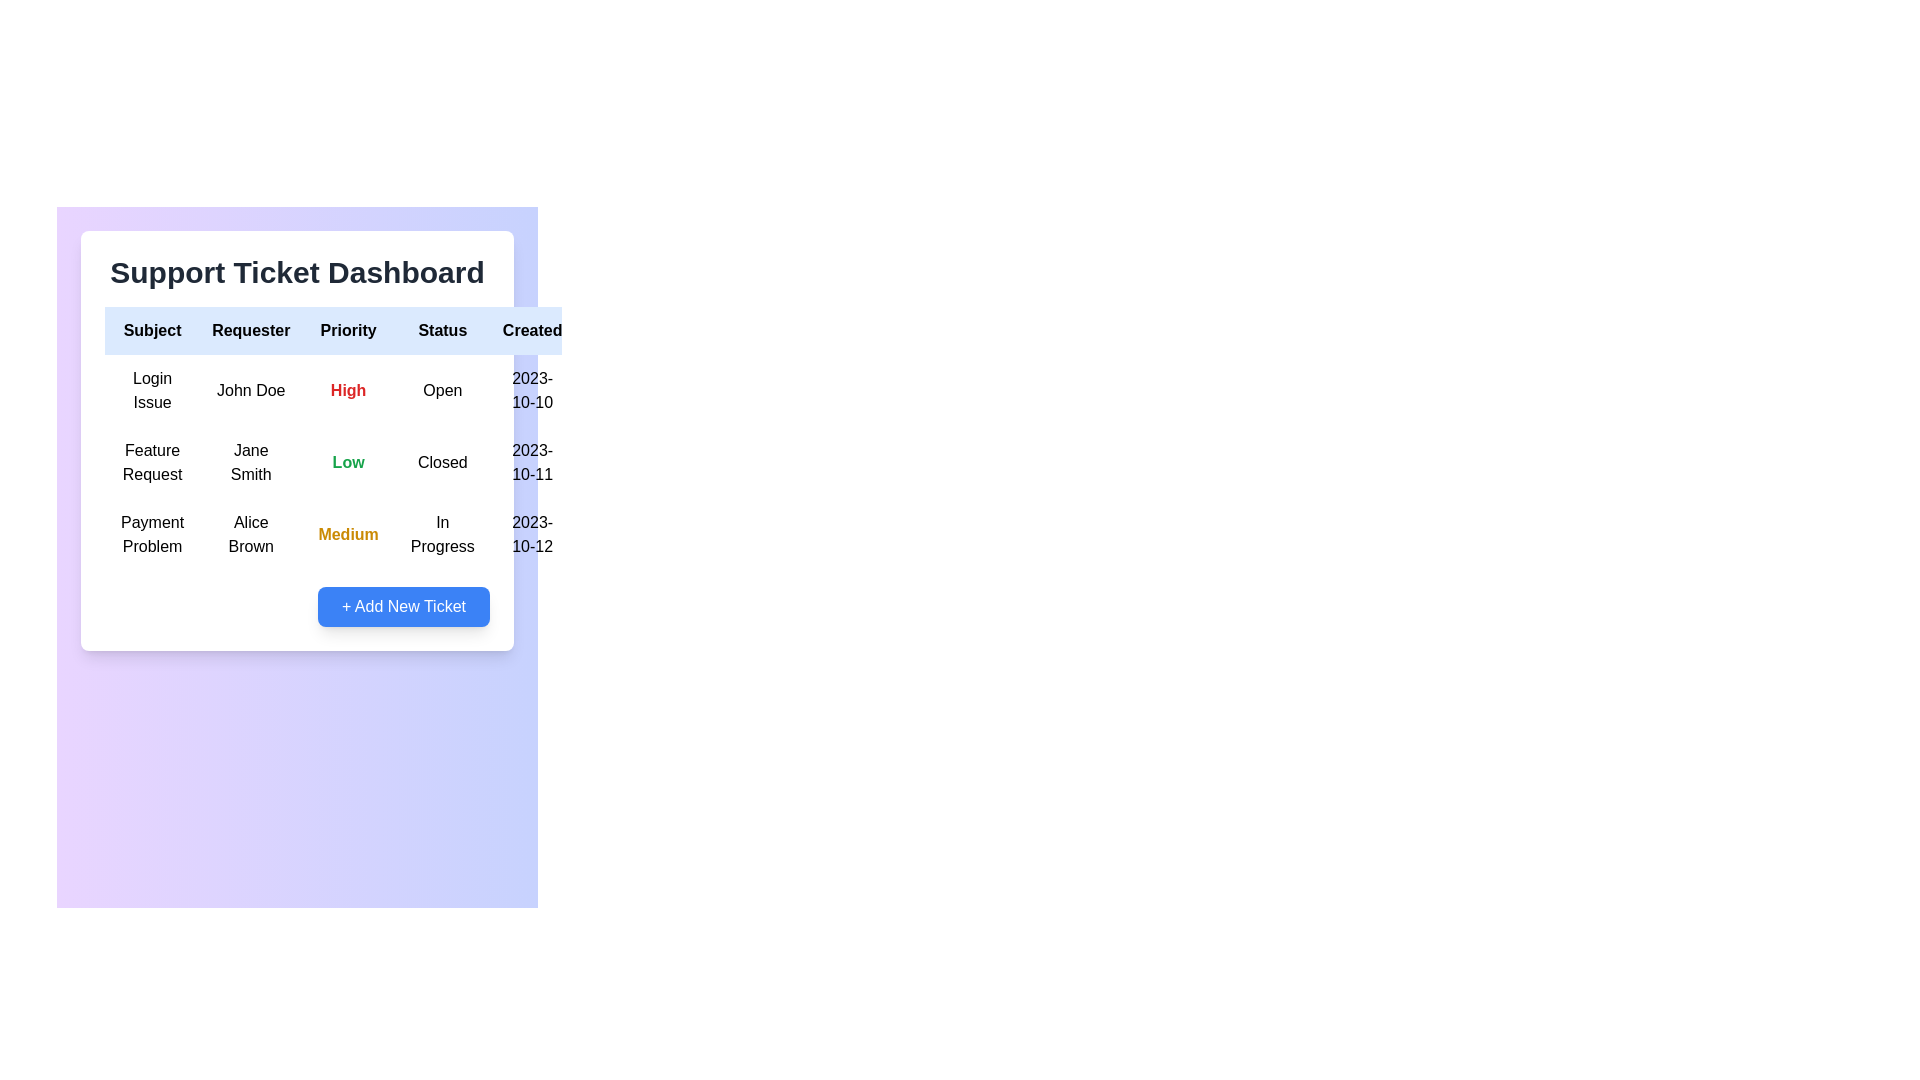 Image resolution: width=1920 pixels, height=1080 pixels. I want to click on the 'Priority' text header in the Support Ticket Dashboard, which is the third header in a row of six, displaying bold black text on a light blue background, so click(348, 330).